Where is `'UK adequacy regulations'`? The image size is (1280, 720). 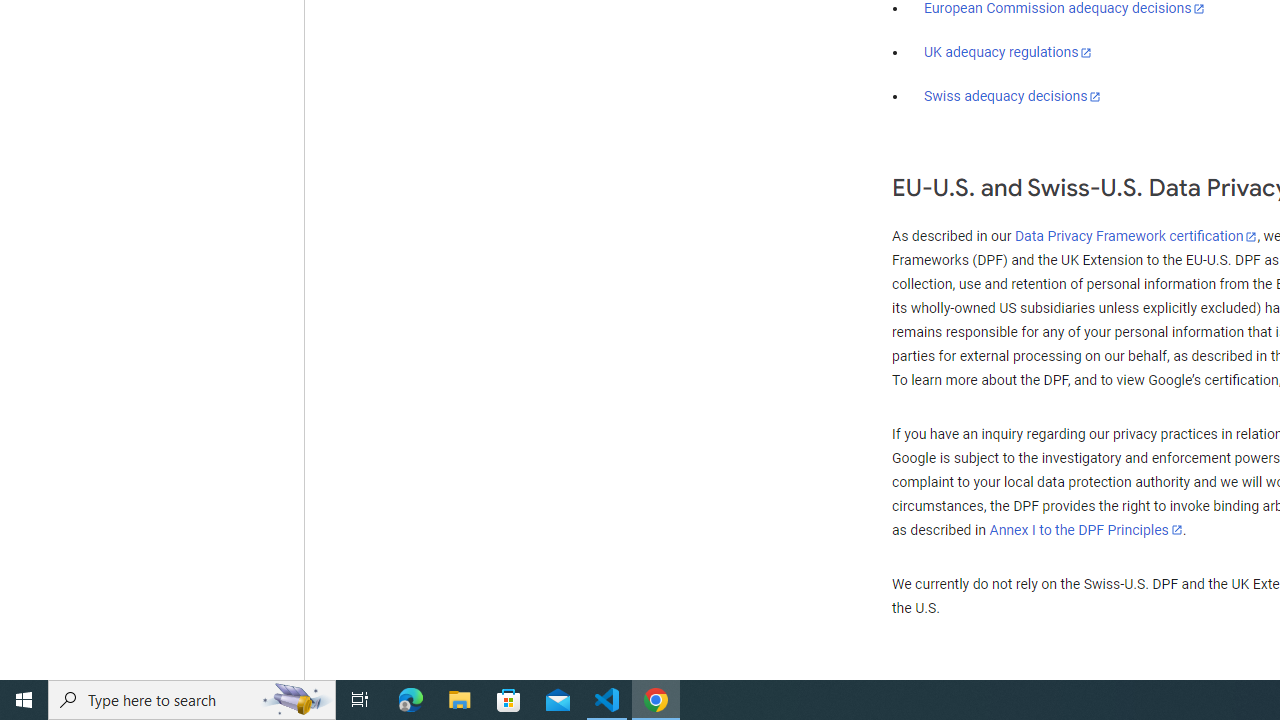 'UK adequacy regulations' is located at coordinates (1008, 51).